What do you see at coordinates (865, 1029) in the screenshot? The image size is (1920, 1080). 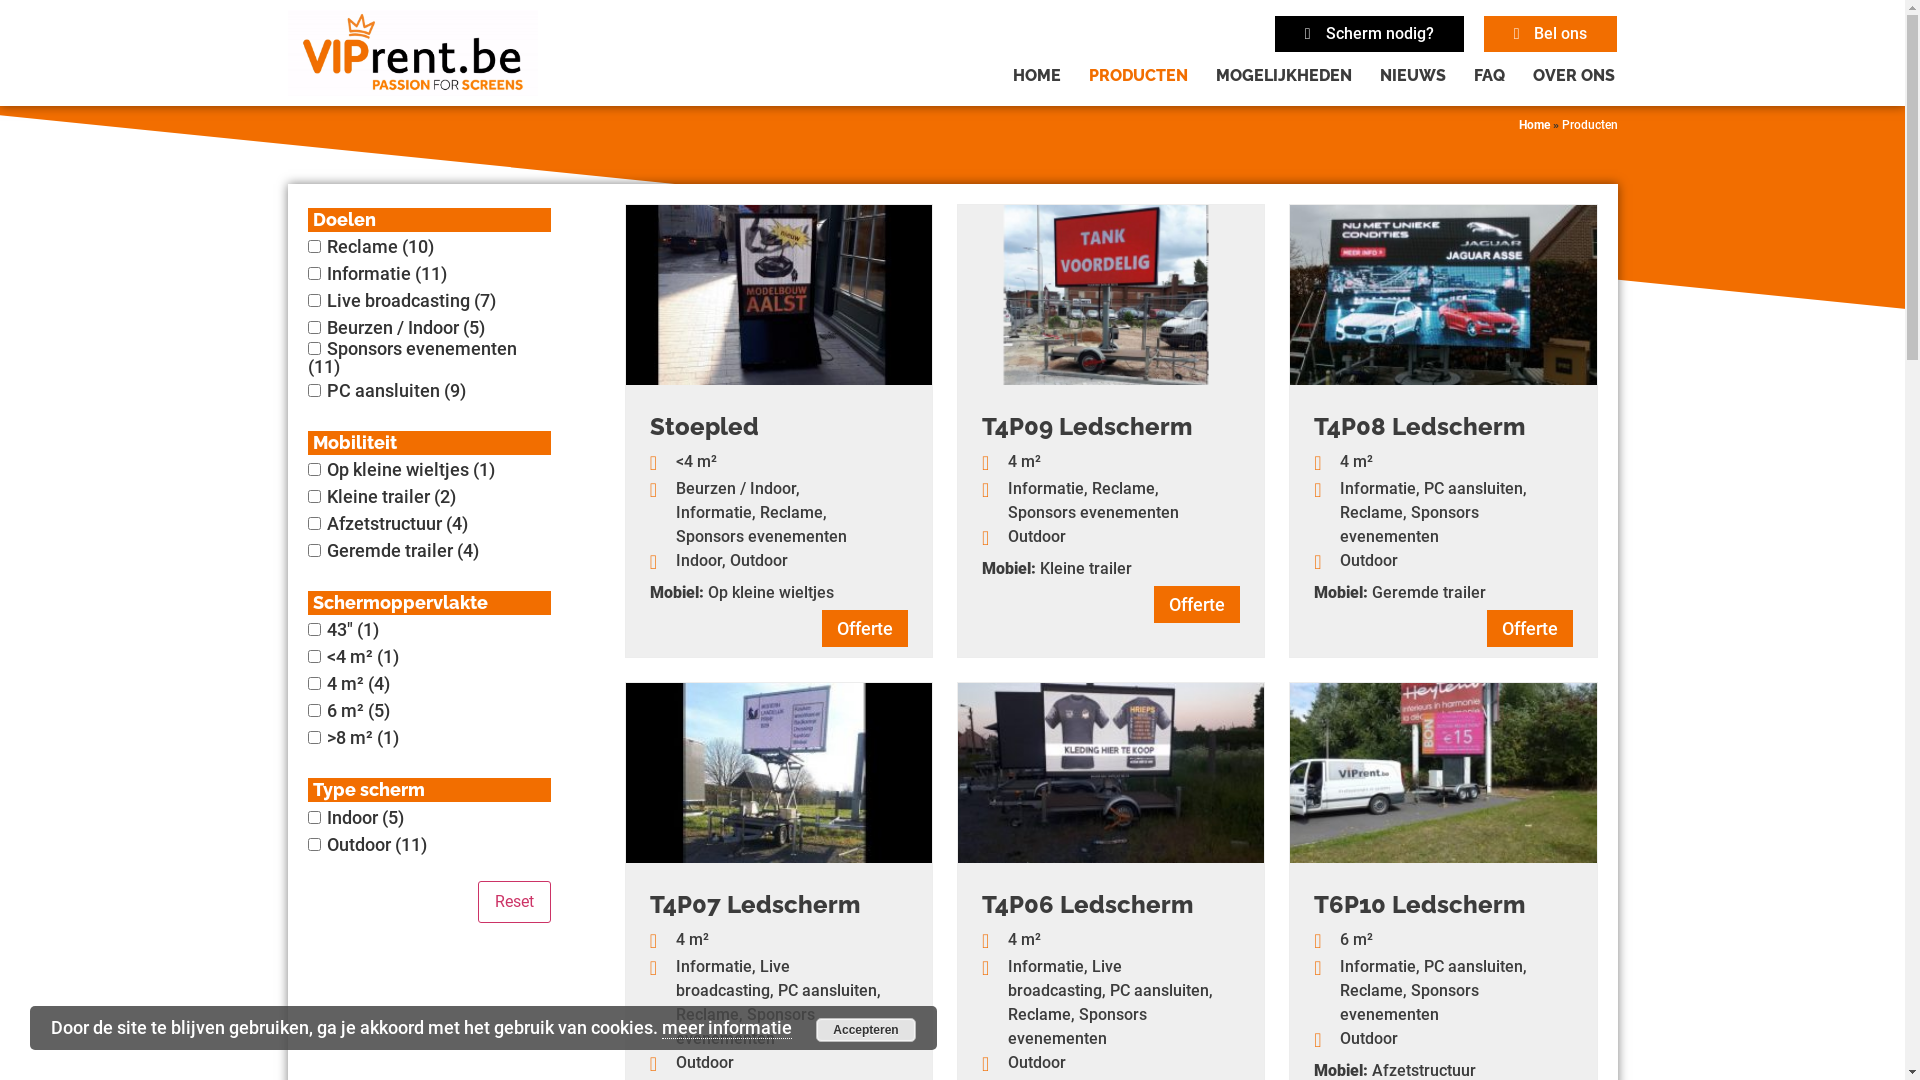 I see `'Accepteren'` at bounding box center [865, 1029].